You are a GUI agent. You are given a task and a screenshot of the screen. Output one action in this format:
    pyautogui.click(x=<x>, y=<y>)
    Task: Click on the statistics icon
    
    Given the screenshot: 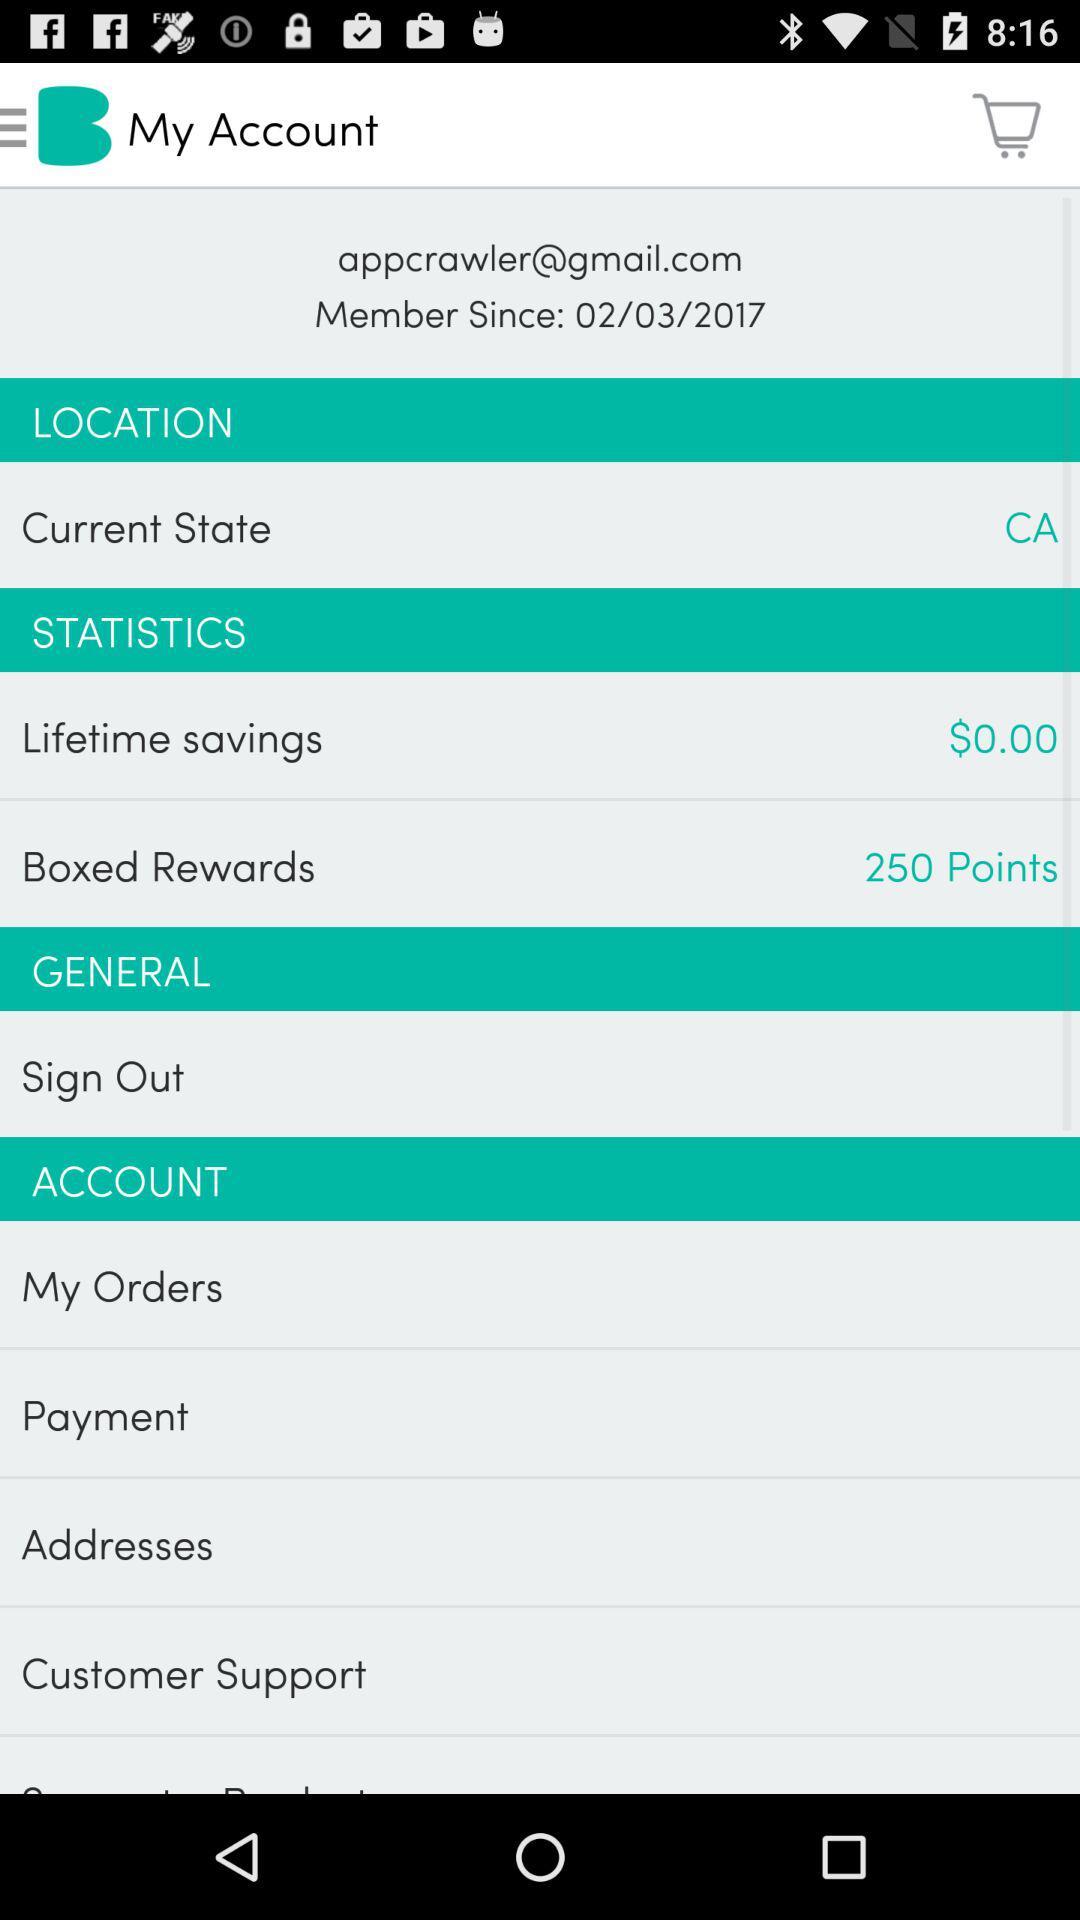 What is the action you would take?
    pyautogui.click(x=540, y=628)
    